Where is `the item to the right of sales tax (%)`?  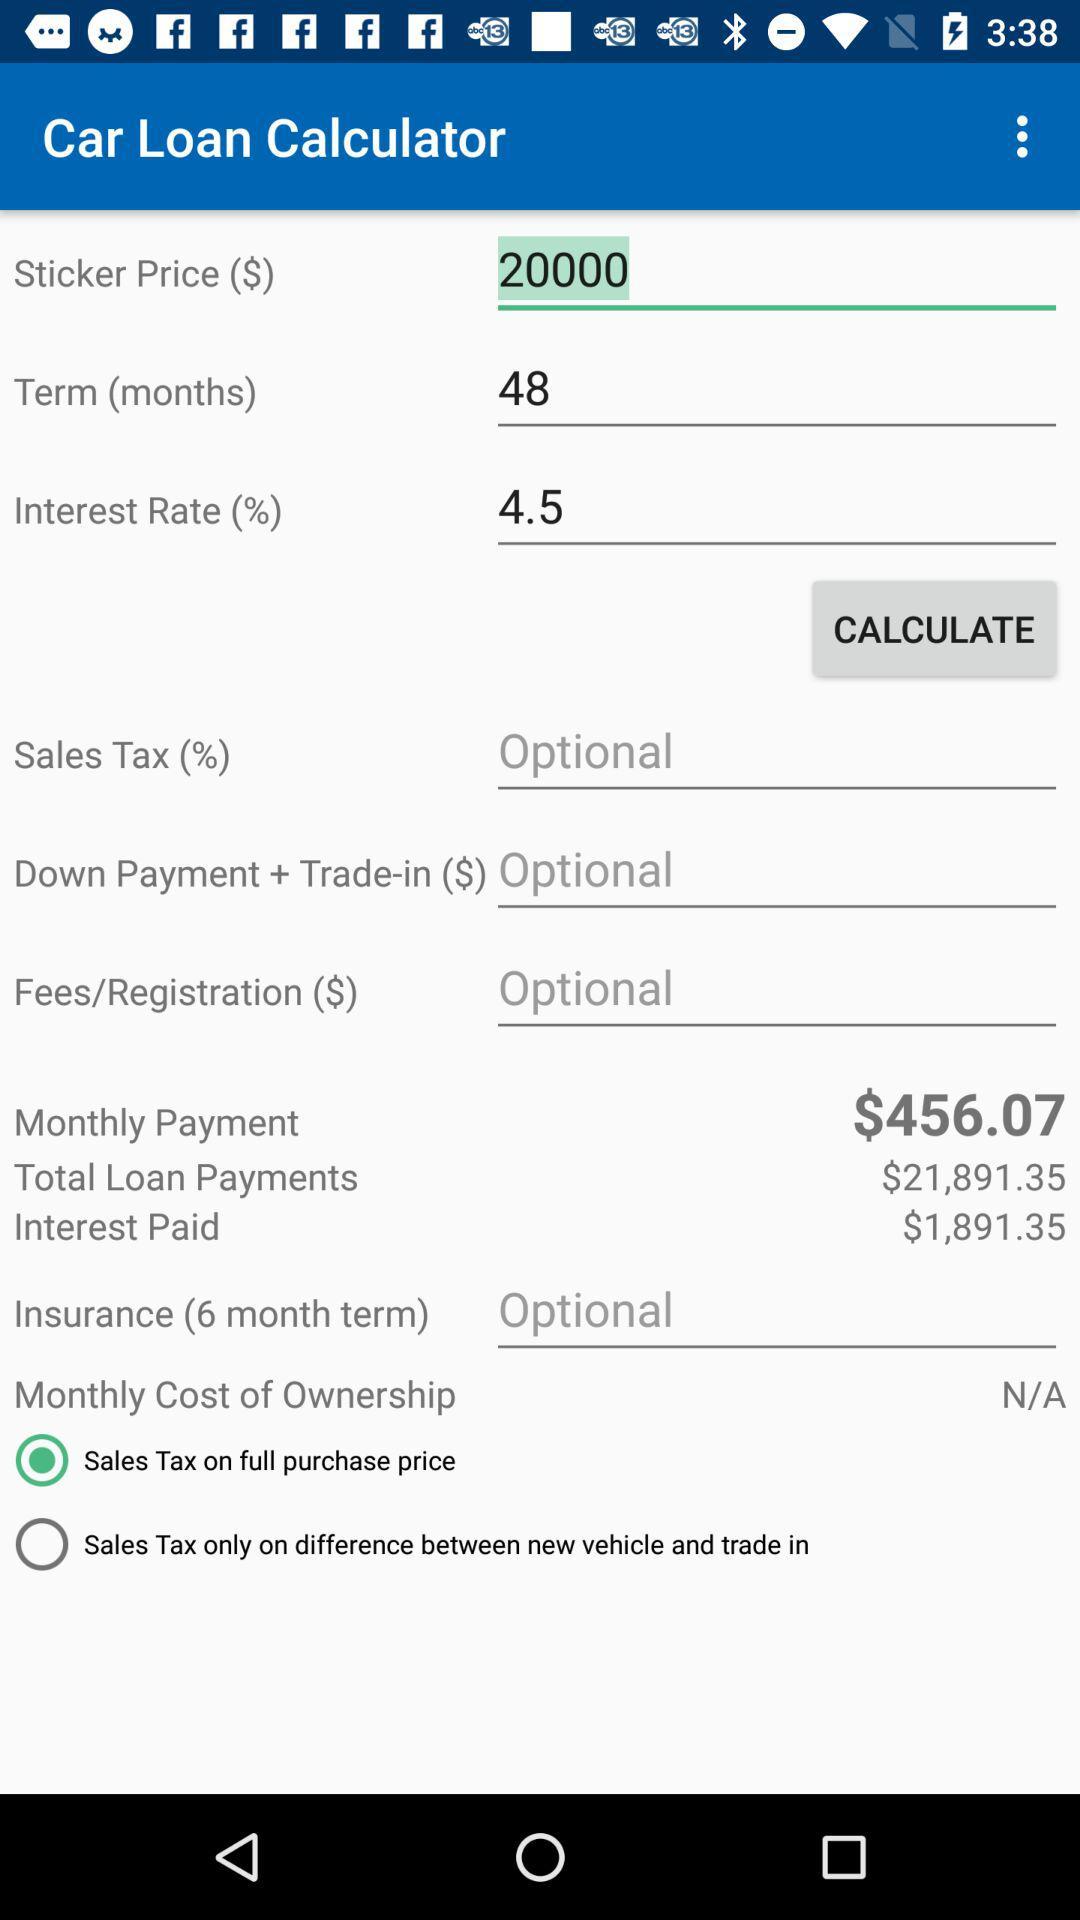
the item to the right of sales tax (%) is located at coordinates (775, 749).